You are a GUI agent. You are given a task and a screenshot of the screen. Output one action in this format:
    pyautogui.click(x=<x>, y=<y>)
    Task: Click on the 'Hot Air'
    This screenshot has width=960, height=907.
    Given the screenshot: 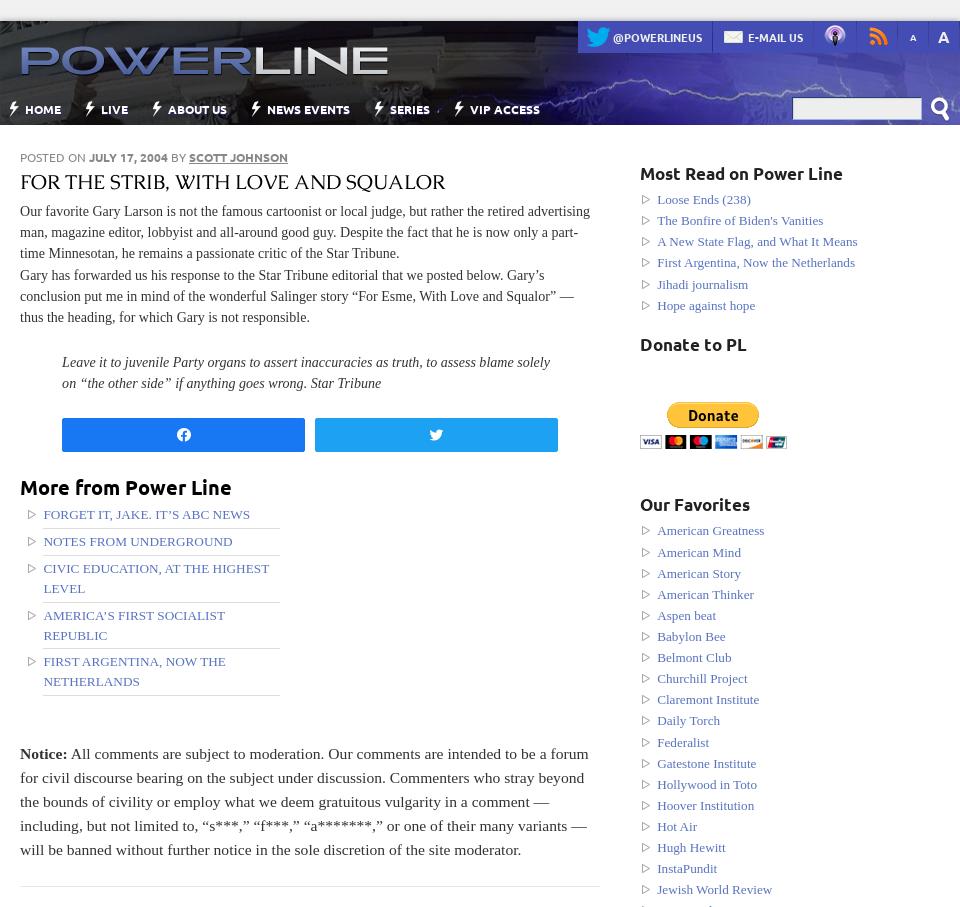 What is the action you would take?
    pyautogui.click(x=656, y=824)
    